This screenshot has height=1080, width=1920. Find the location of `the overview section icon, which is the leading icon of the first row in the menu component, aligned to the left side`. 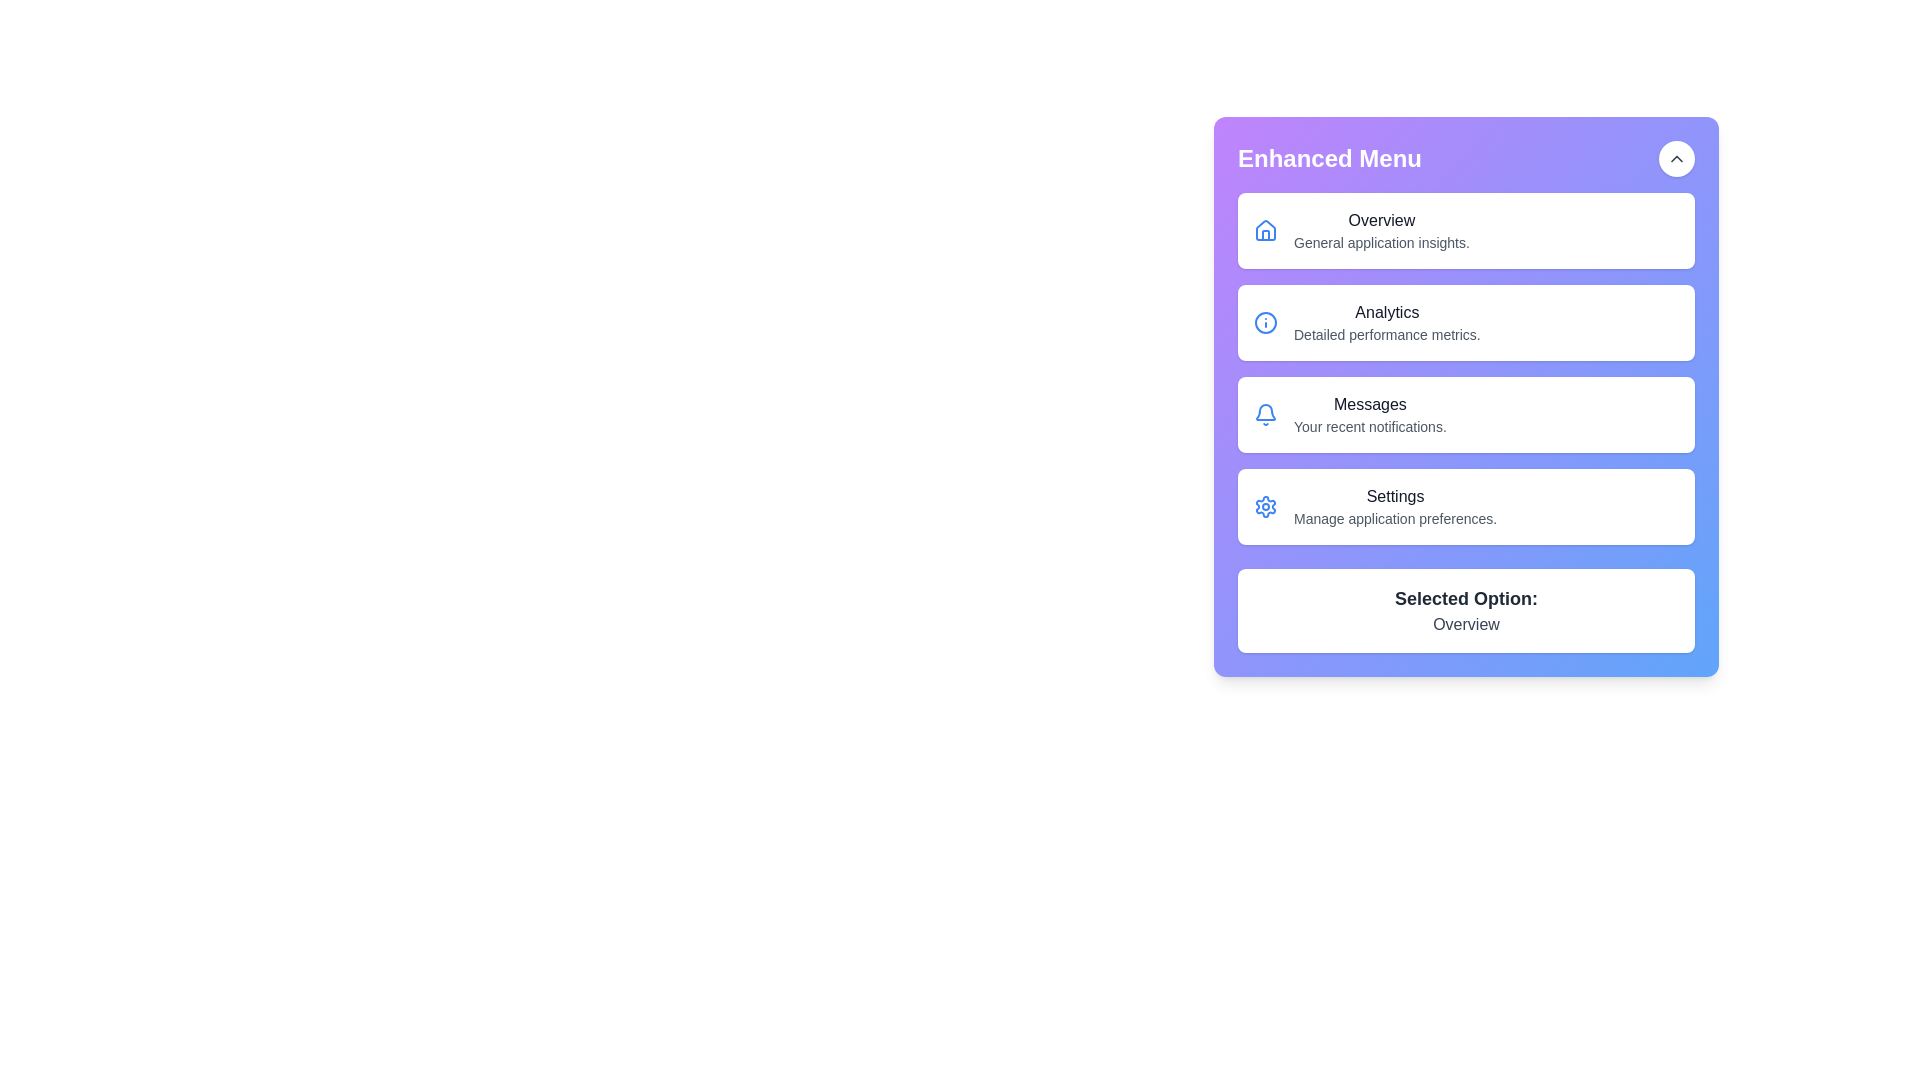

the overview section icon, which is the leading icon of the first row in the menu component, aligned to the left side is located at coordinates (1265, 230).